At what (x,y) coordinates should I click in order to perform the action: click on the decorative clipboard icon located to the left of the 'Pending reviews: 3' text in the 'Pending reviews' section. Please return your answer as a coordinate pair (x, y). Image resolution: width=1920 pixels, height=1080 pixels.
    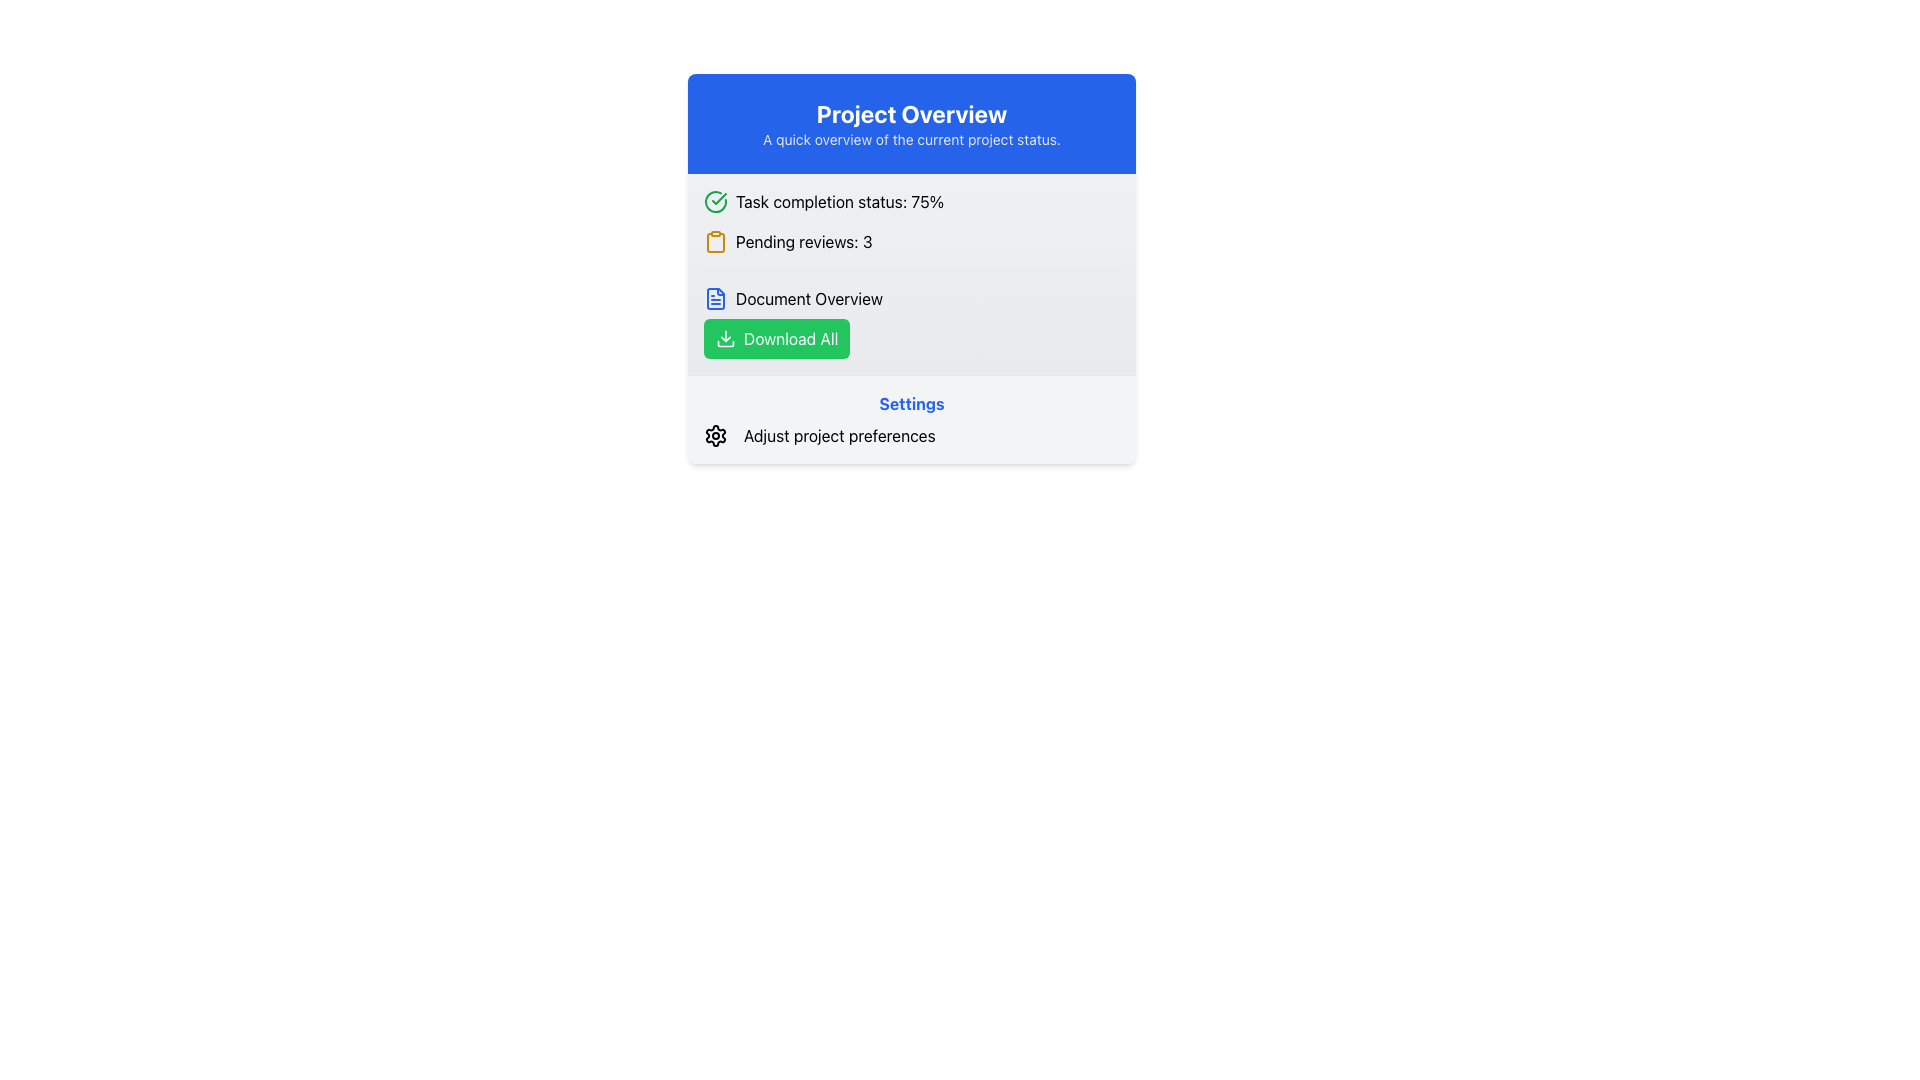
    Looking at the image, I should click on (715, 241).